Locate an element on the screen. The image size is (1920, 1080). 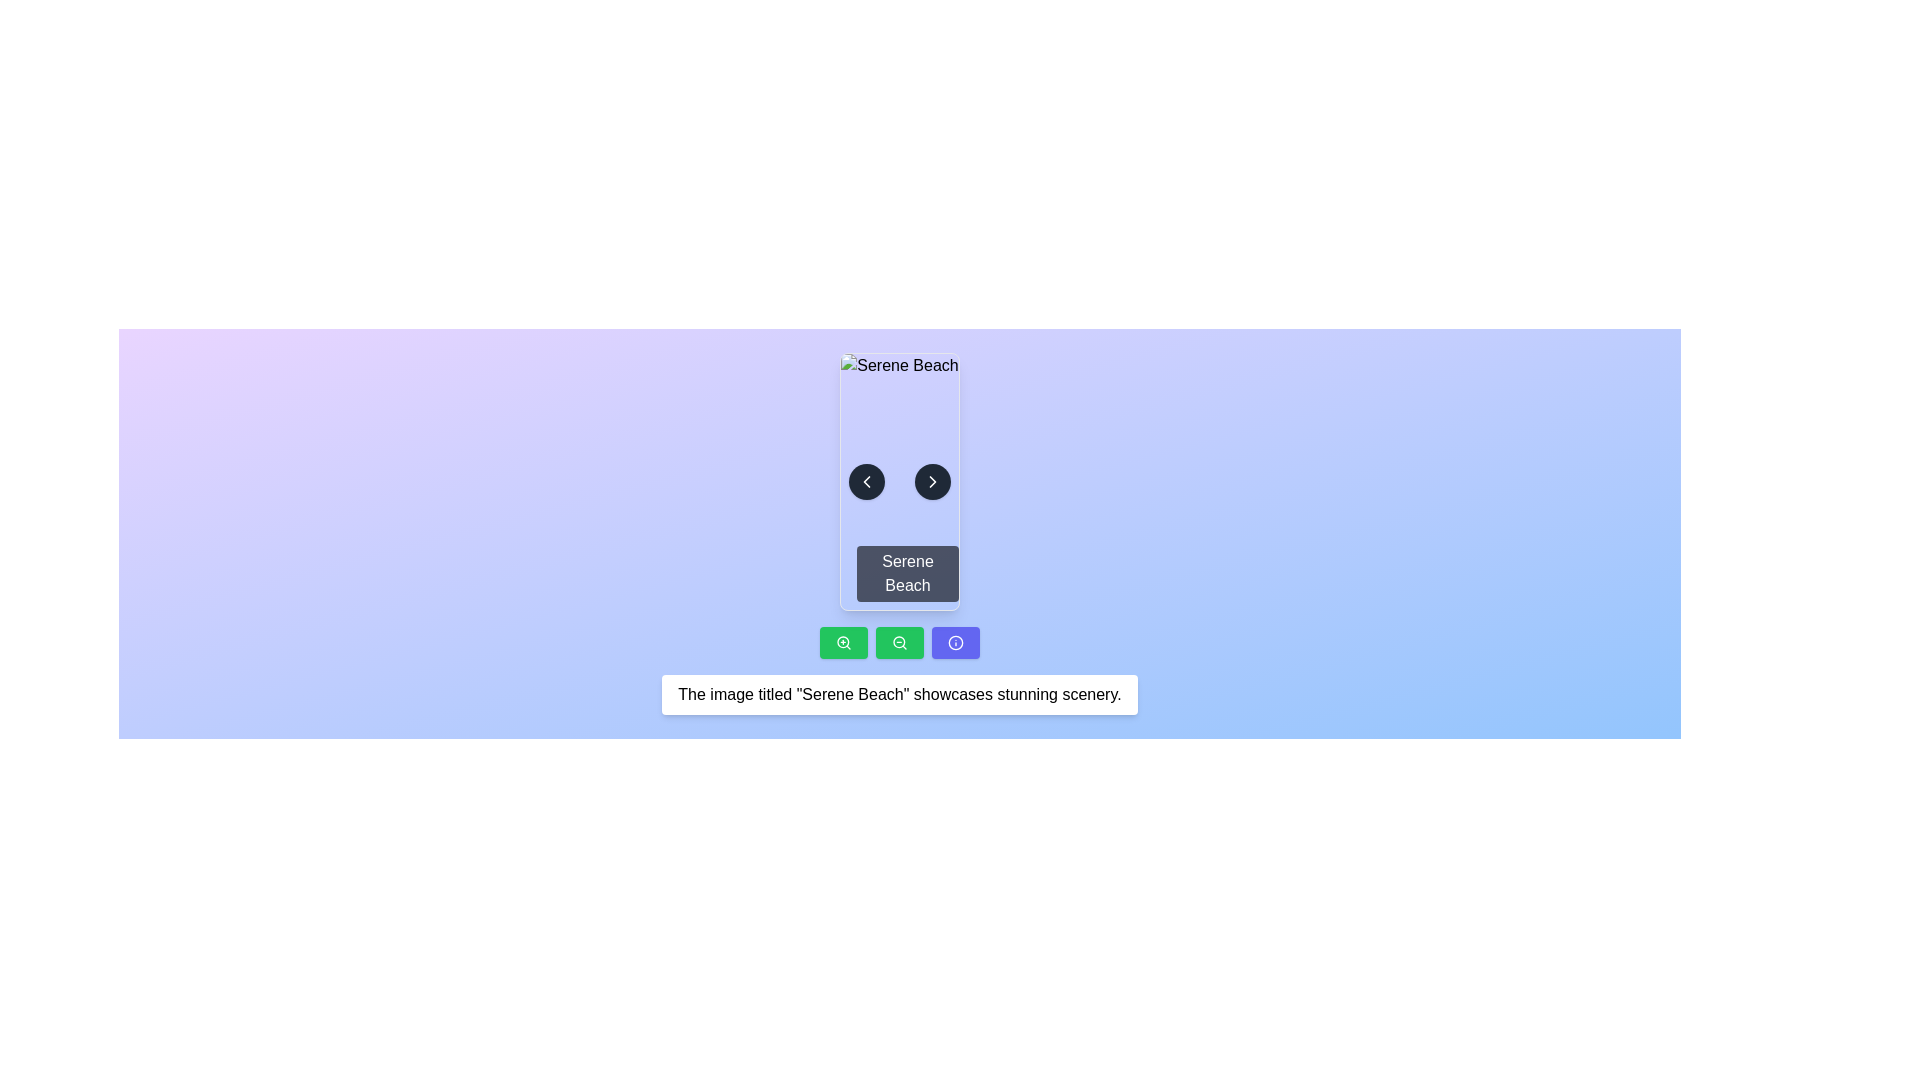
the green zoom-in button with a white magnifying glass icon featuring a plus sign, located at the bottom center of the interface is located at coordinates (899, 643).